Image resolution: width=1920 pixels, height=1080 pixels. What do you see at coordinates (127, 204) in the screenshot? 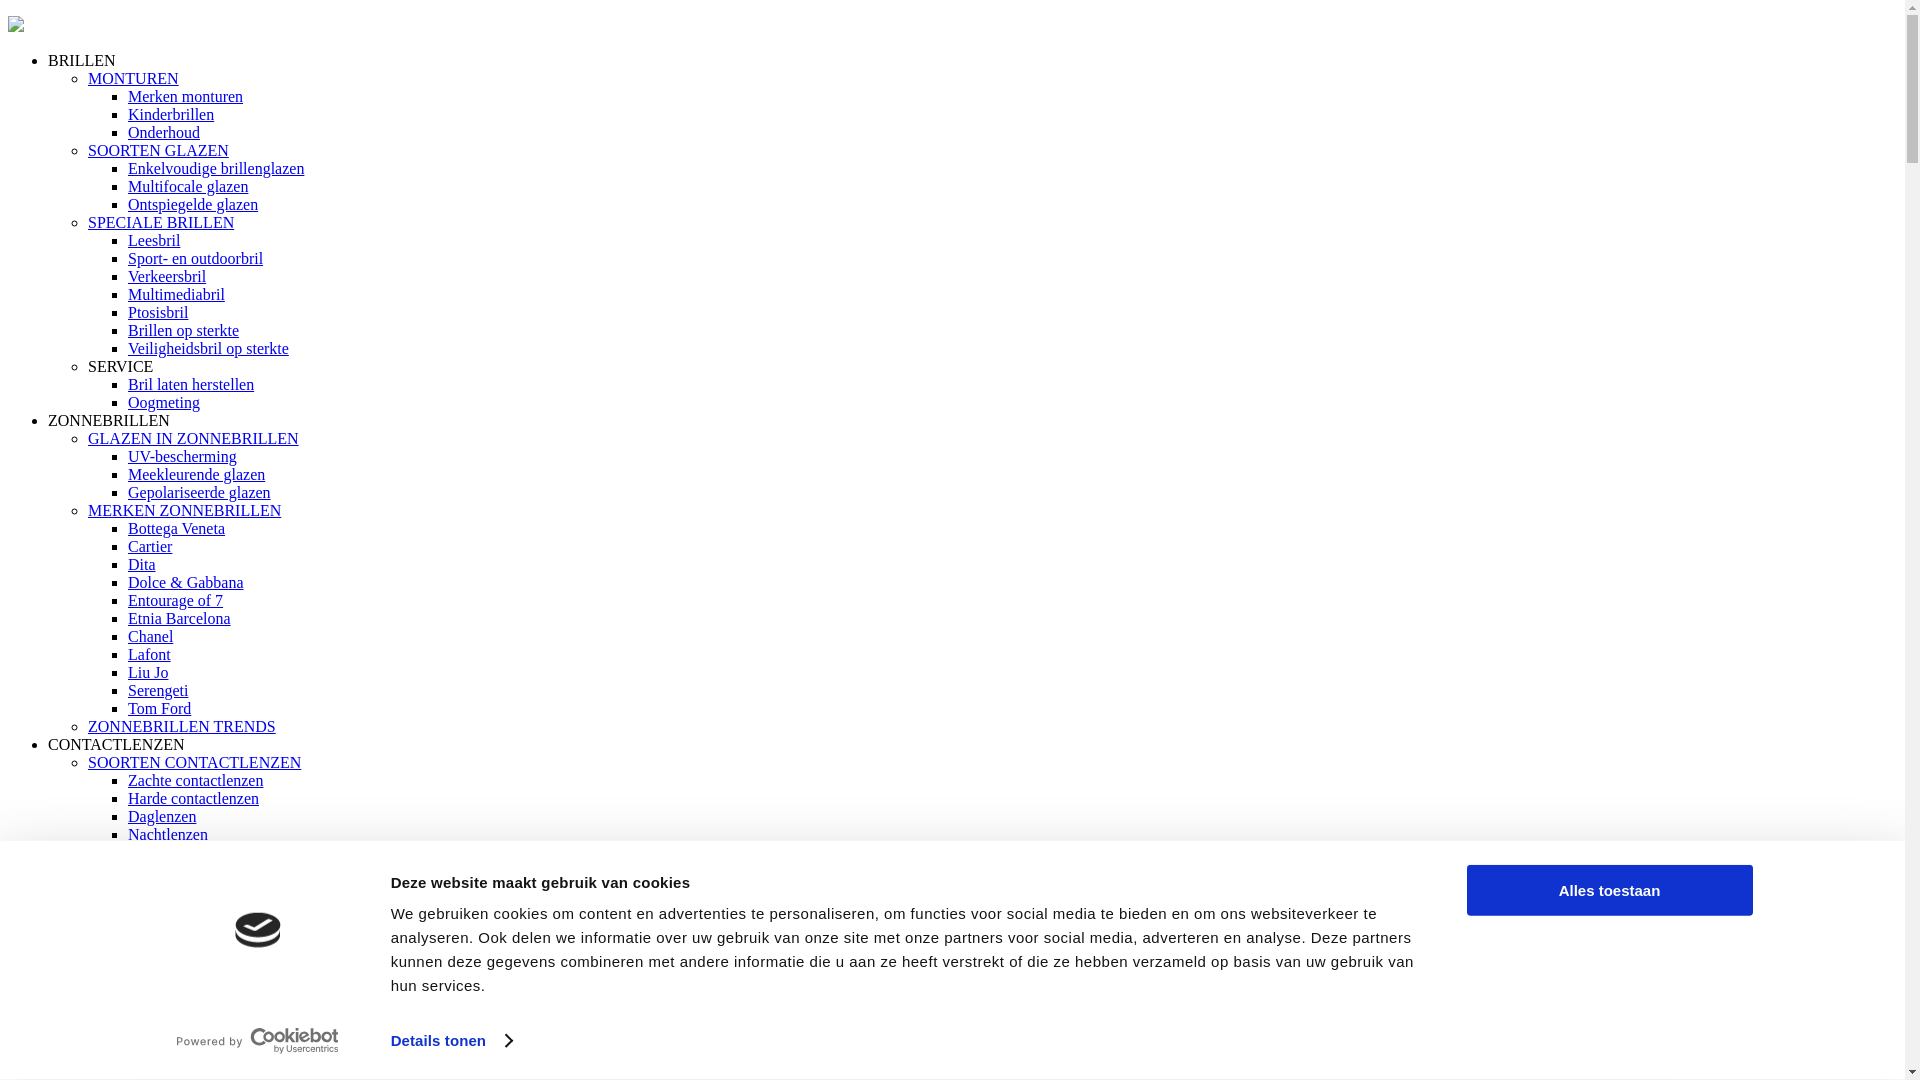
I see `'Ontspiegelde glazen'` at bounding box center [127, 204].